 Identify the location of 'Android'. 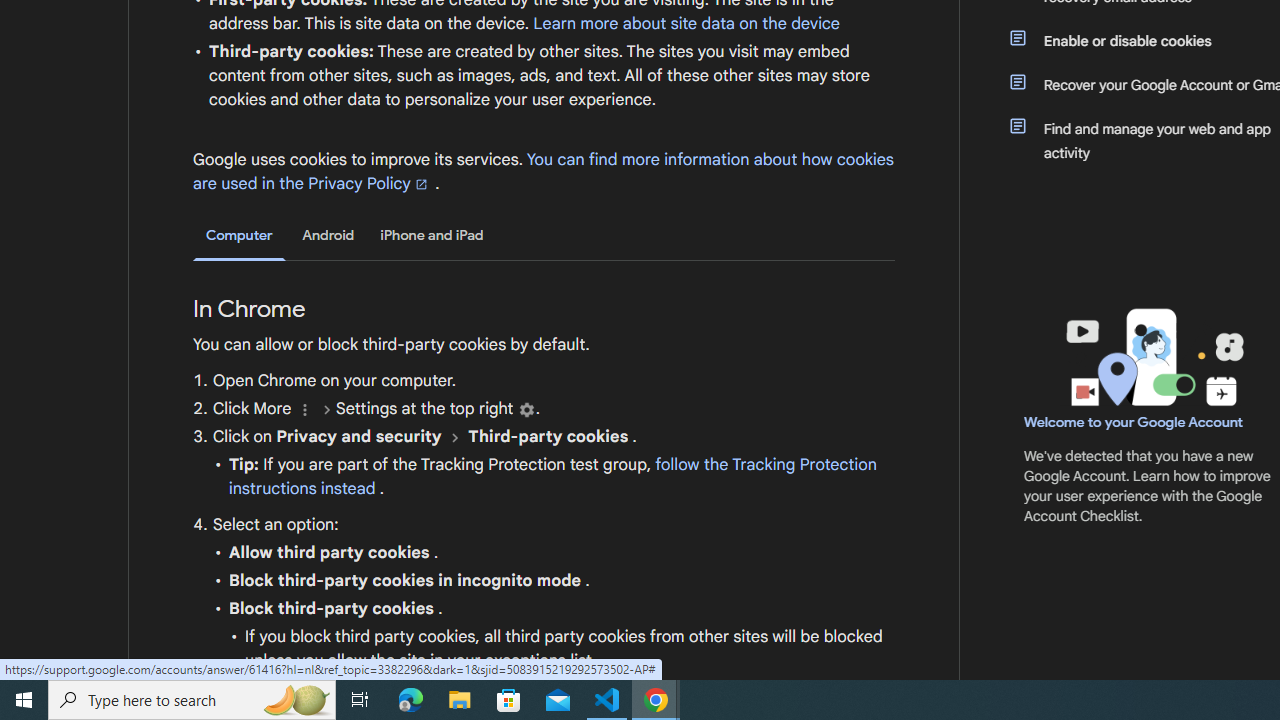
(328, 234).